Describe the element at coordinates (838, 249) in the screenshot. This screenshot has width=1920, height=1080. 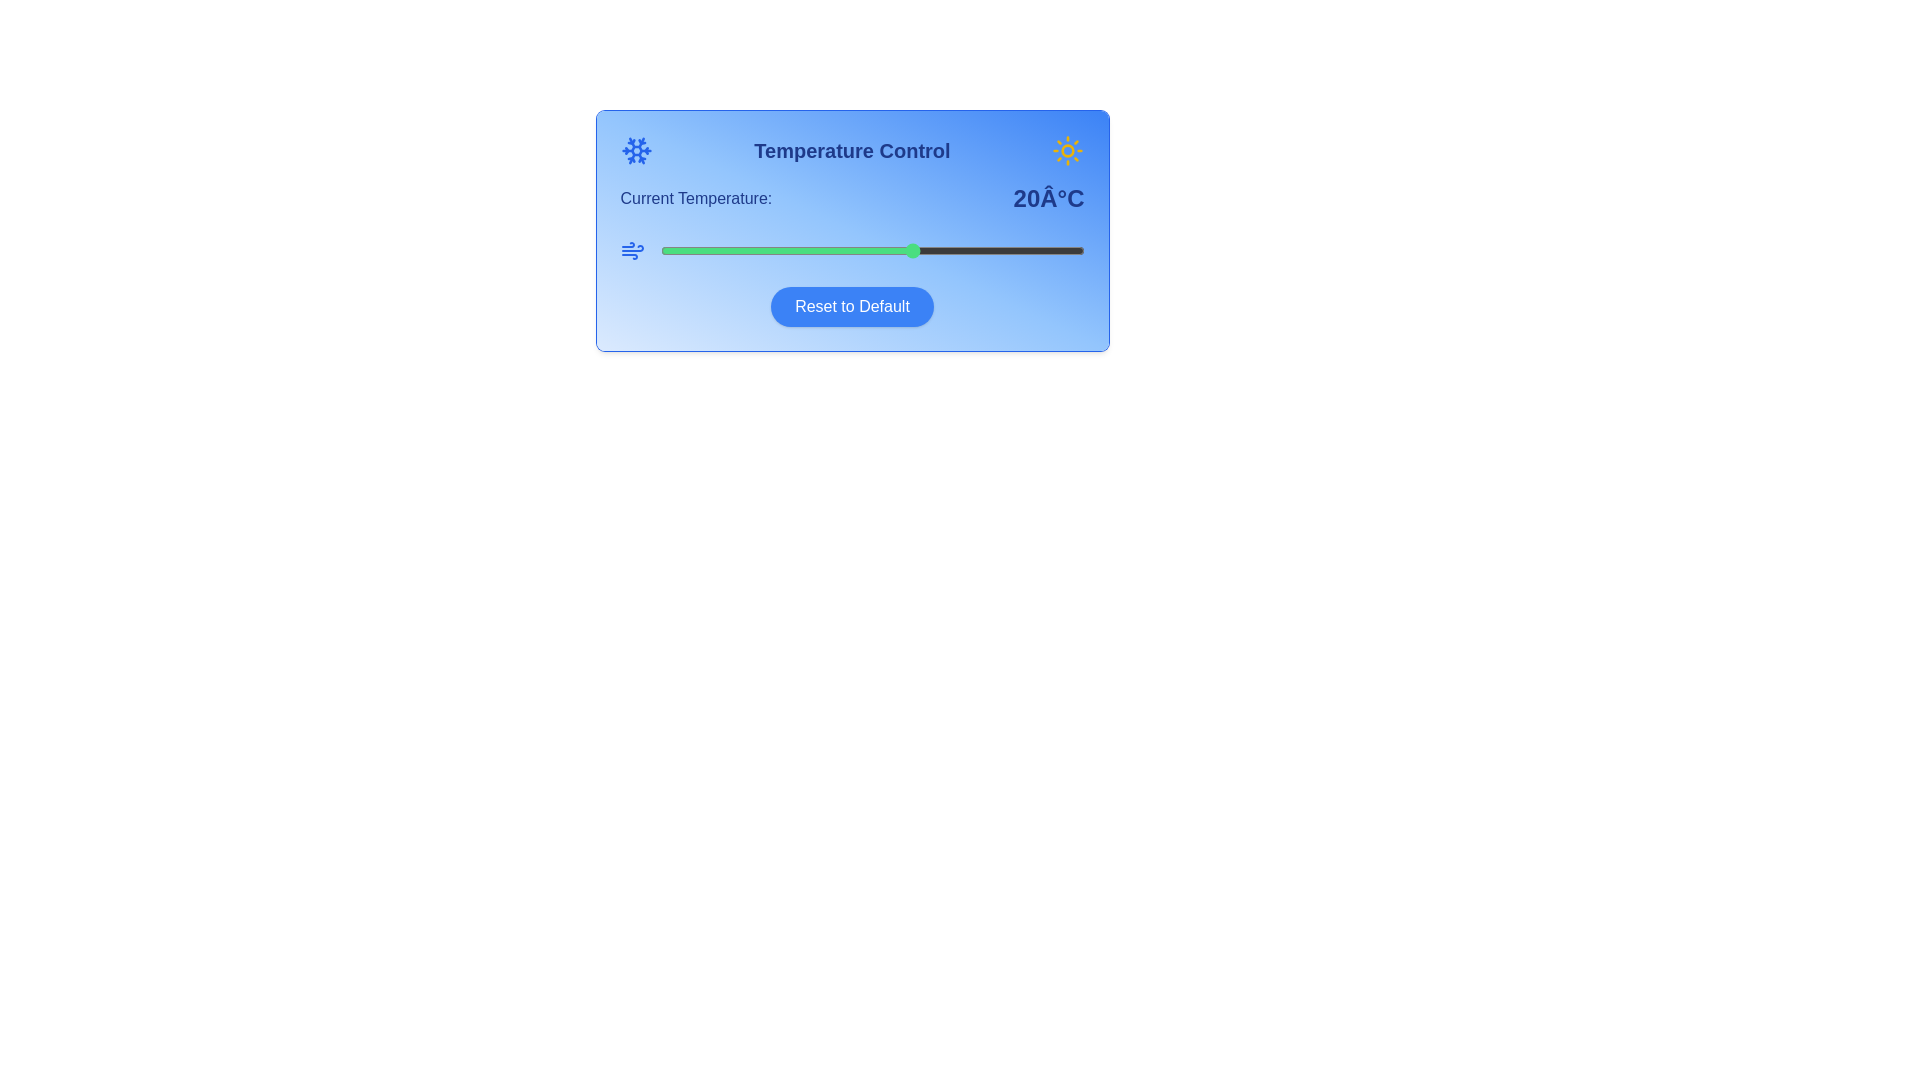
I see `the temperature slider` at that location.